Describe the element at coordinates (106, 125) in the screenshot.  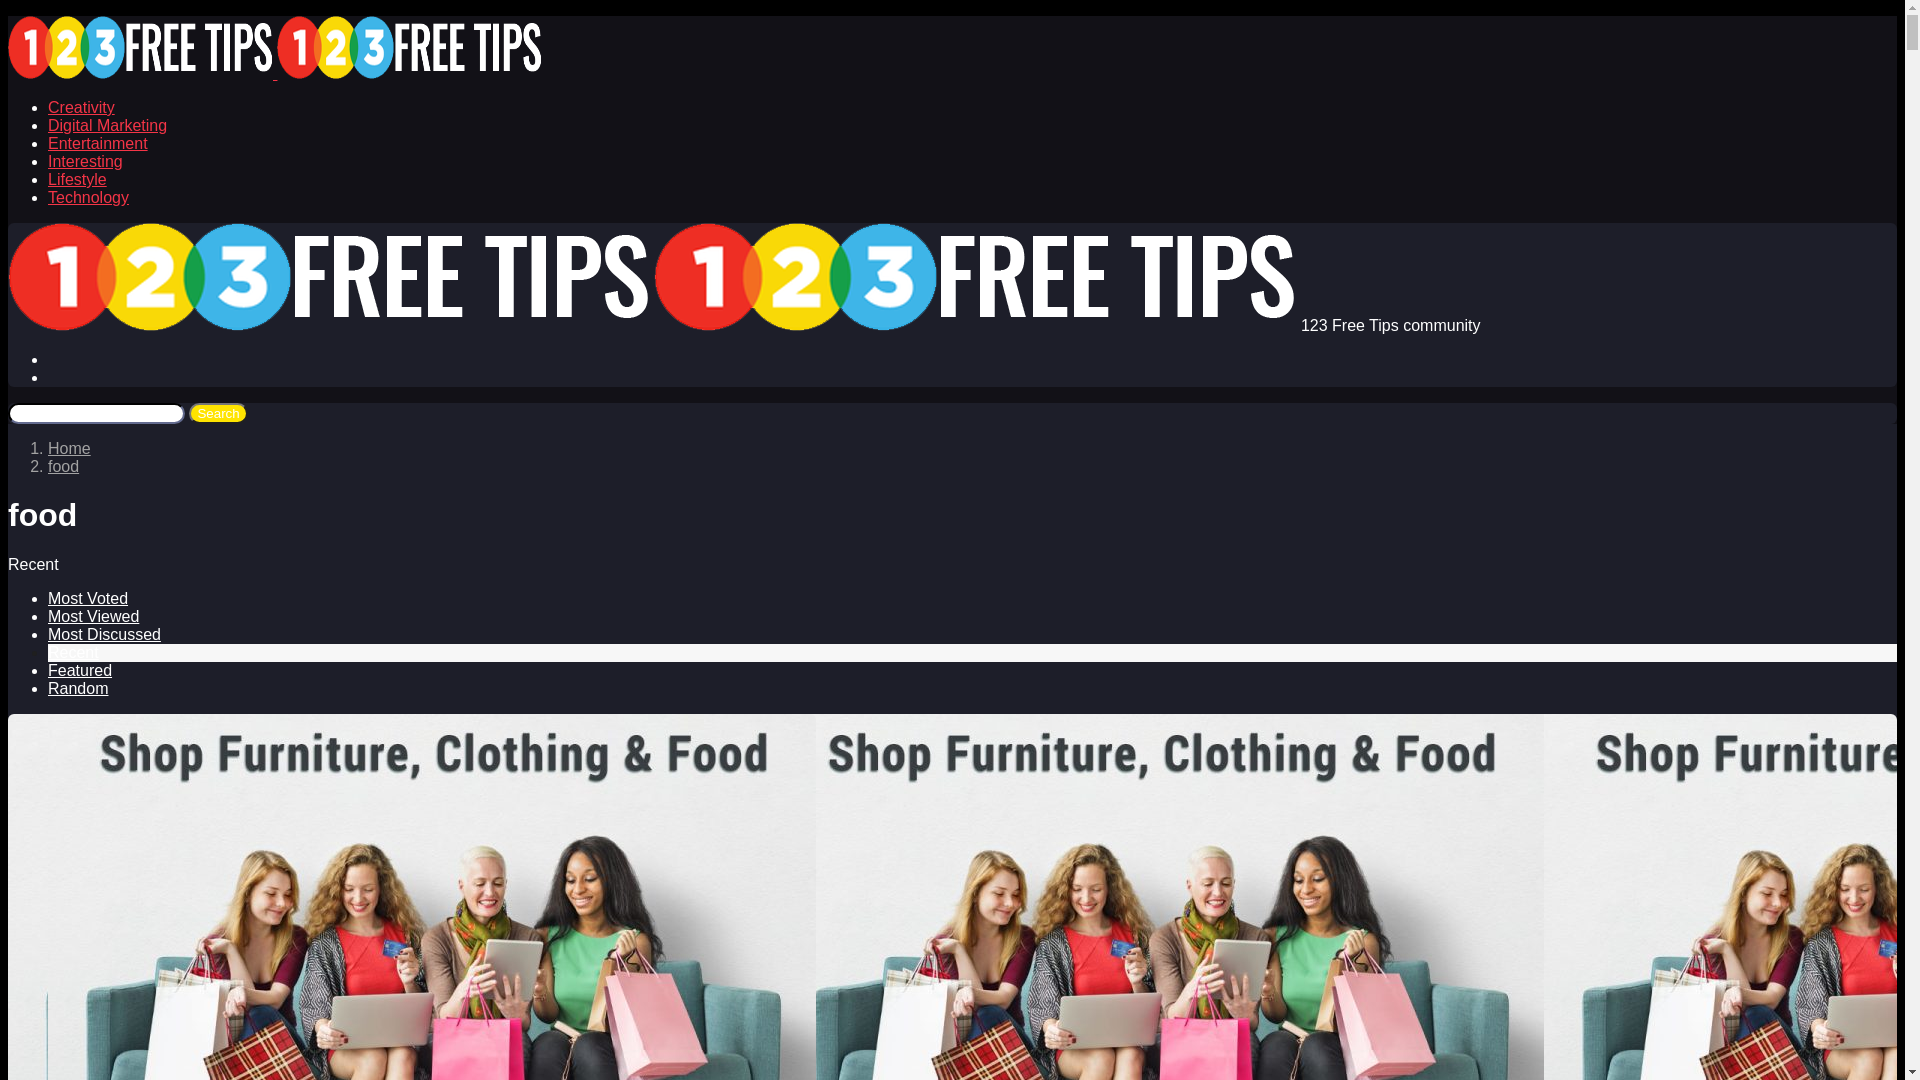
I see `'Digital Marketing'` at that location.